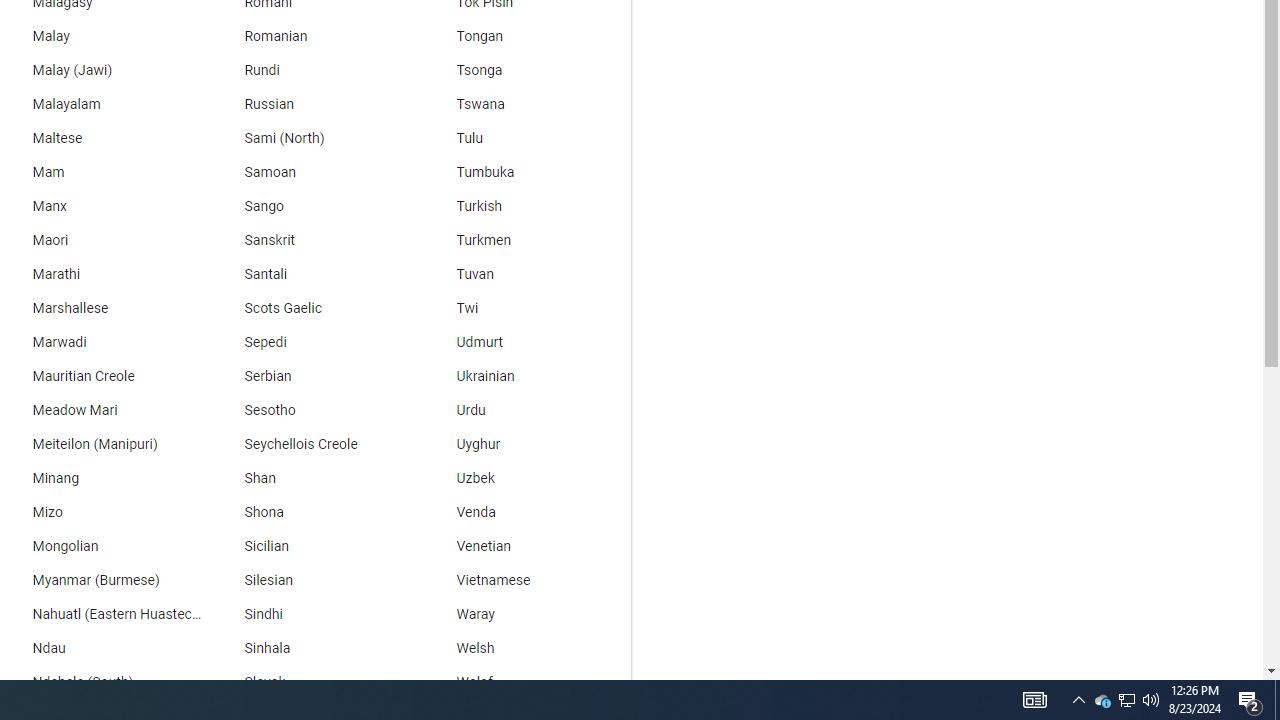  What do you see at coordinates (525, 171) in the screenshot?
I see `'Tumbuka'` at bounding box center [525, 171].